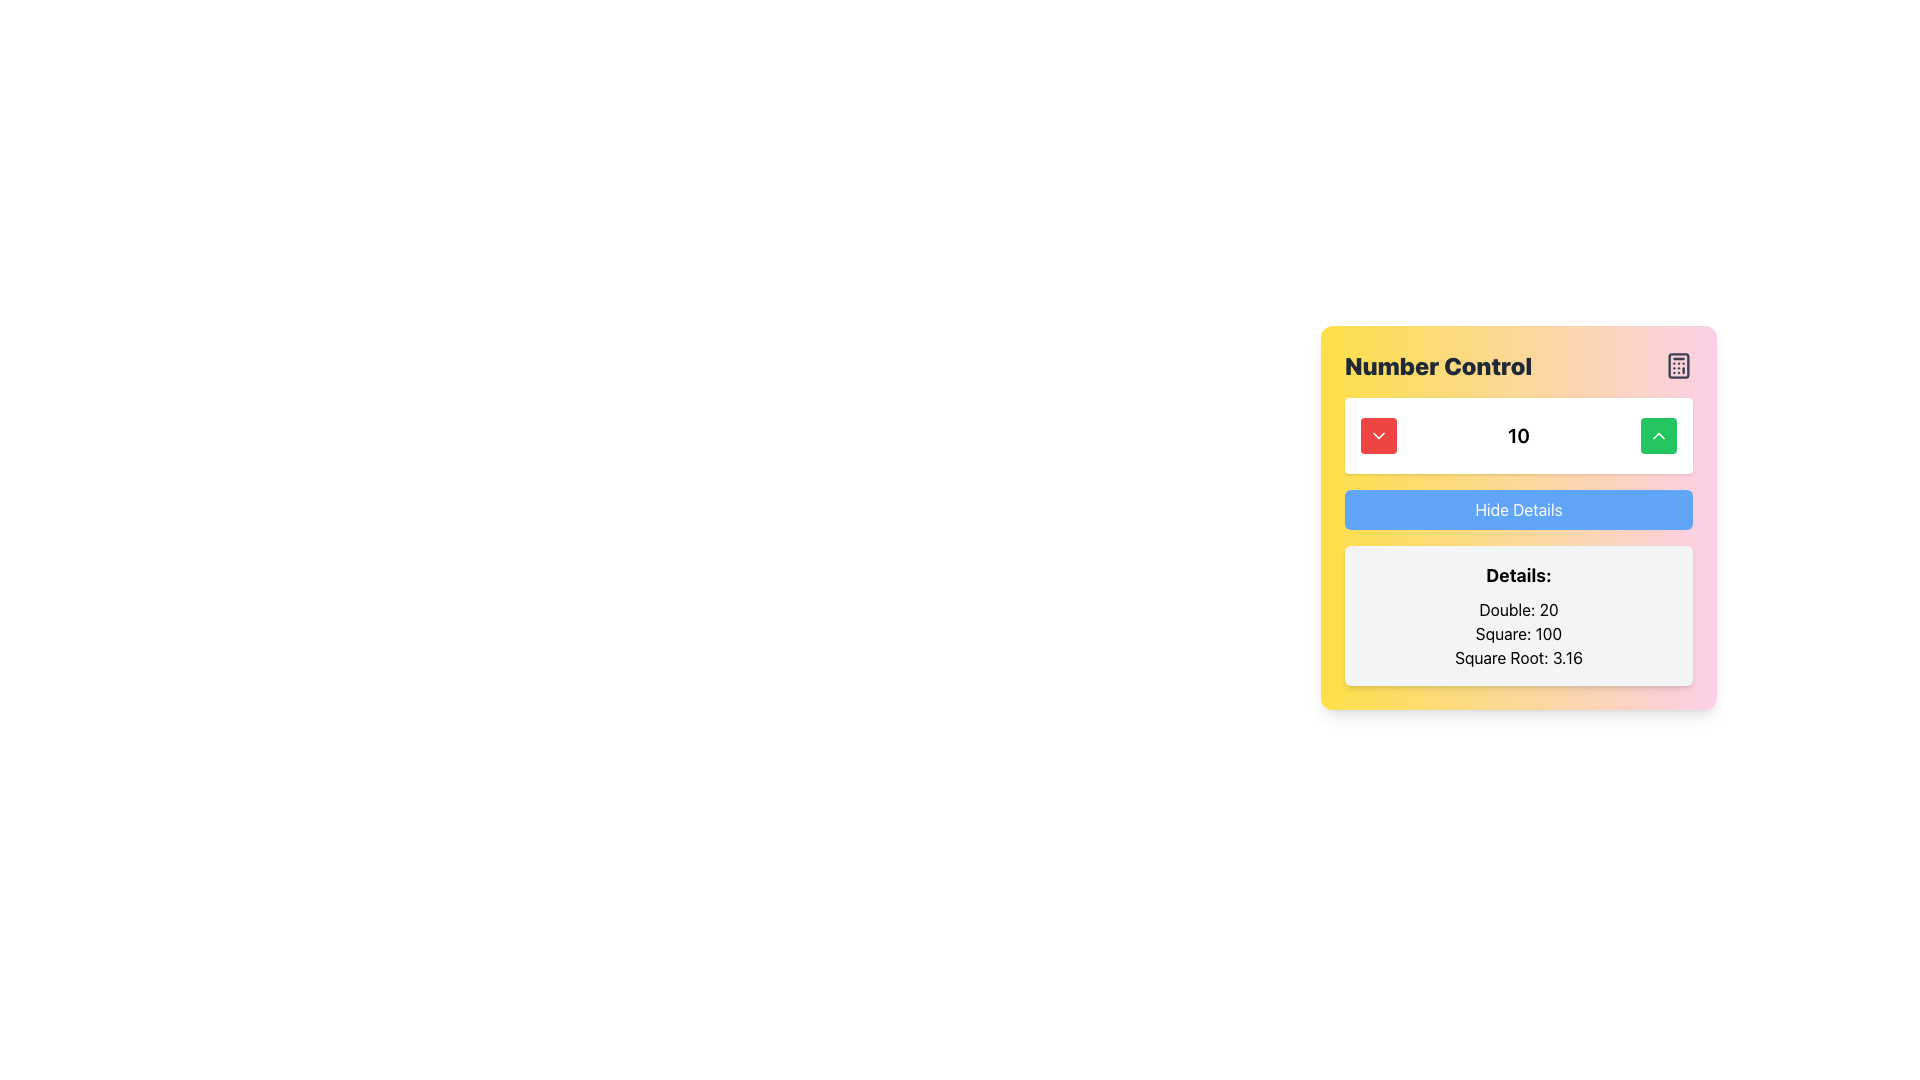 This screenshot has width=1920, height=1080. What do you see at coordinates (1518, 434) in the screenshot?
I see `the Text Display element that shows a numerical value, centrally located within the 'Number Control' card, above the 'Hide Details' button` at bounding box center [1518, 434].